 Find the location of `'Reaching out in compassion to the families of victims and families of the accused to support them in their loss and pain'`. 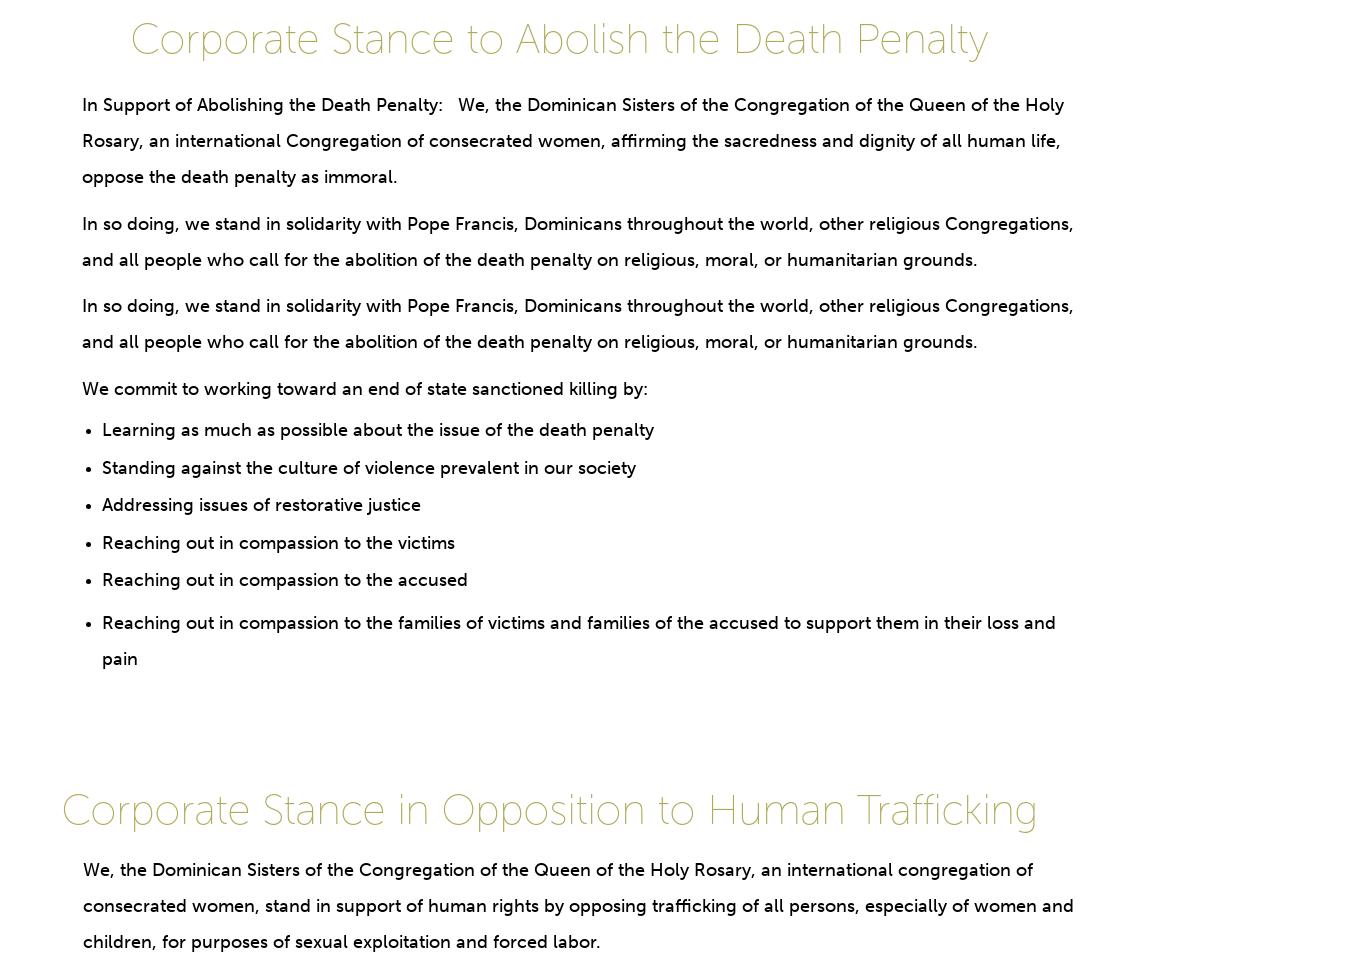

'Reaching out in compassion to the families of victims and families of the accused to support them in their loss and pain' is located at coordinates (576, 640).